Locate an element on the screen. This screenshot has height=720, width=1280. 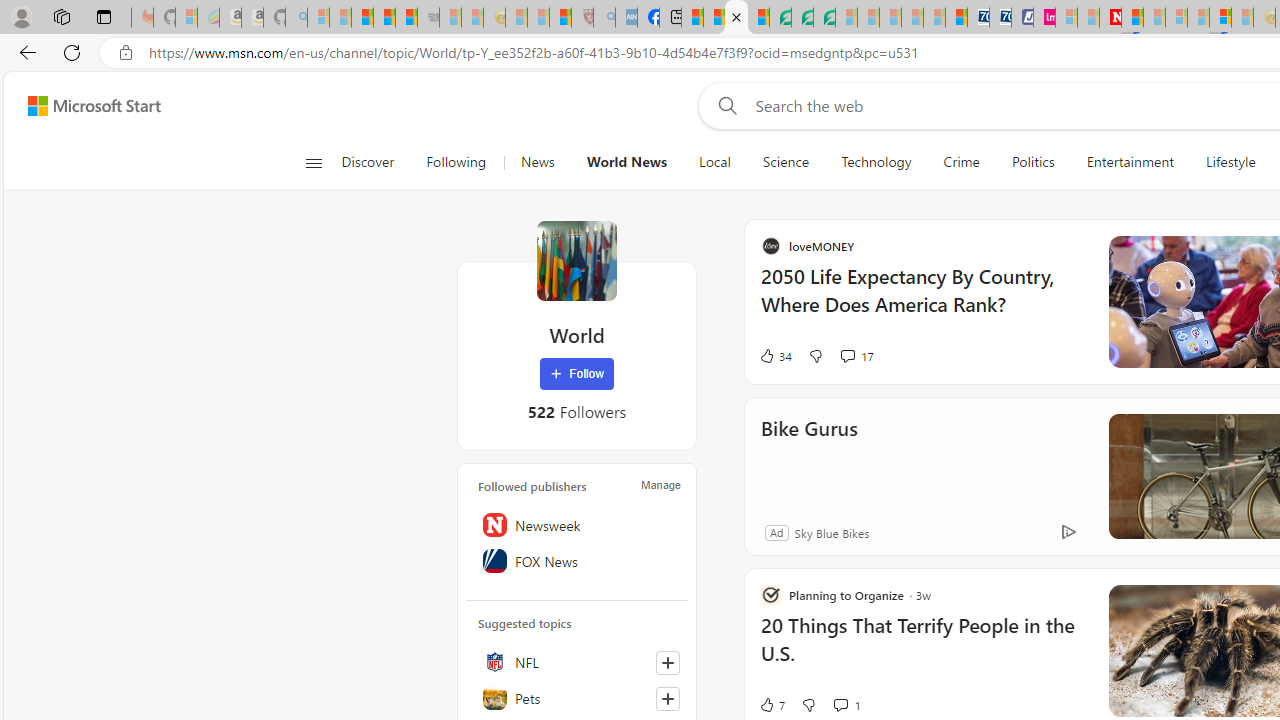
'Cheap Hotels - Save70.com' is located at coordinates (1000, 17).